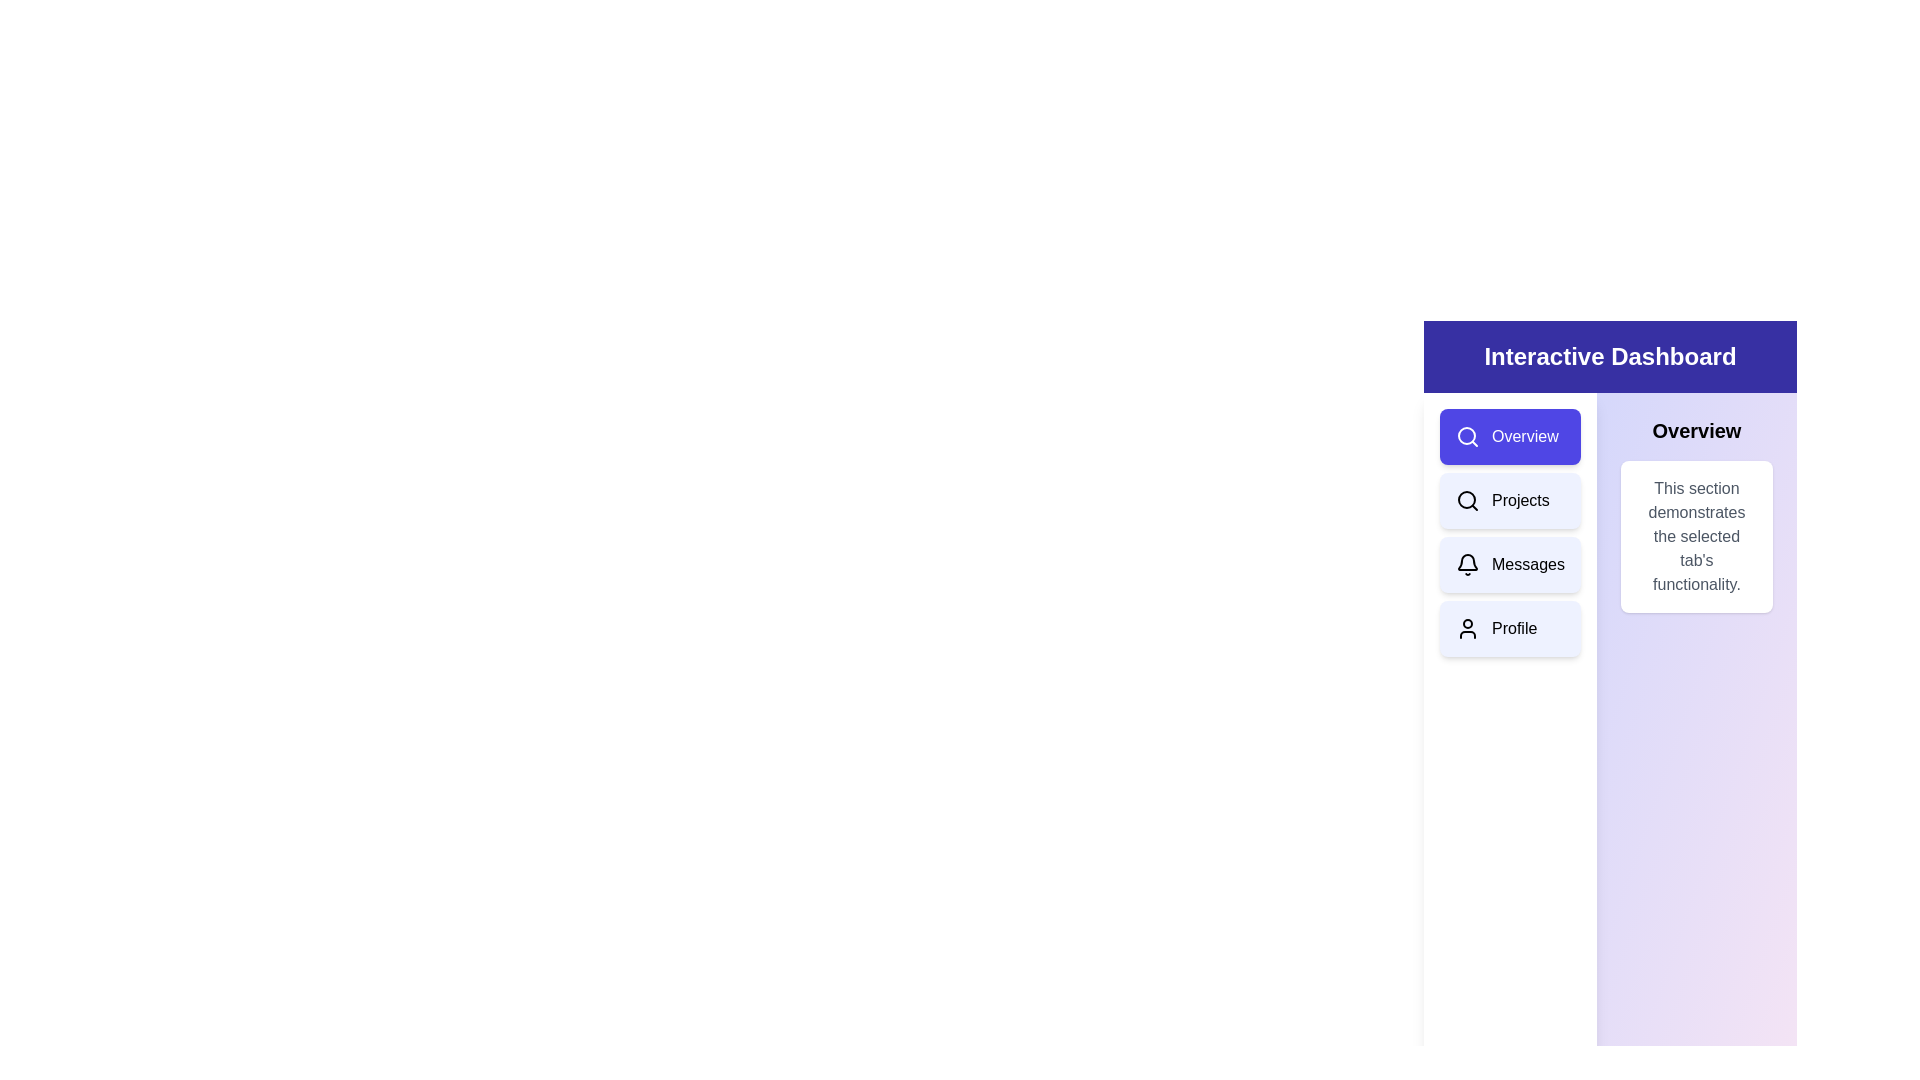 The image size is (1920, 1080). Describe the element at coordinates (1468, 627) in the screenshot. I see `the 'Profile' menu option icon in the left sidebar for accessibility` at that location.